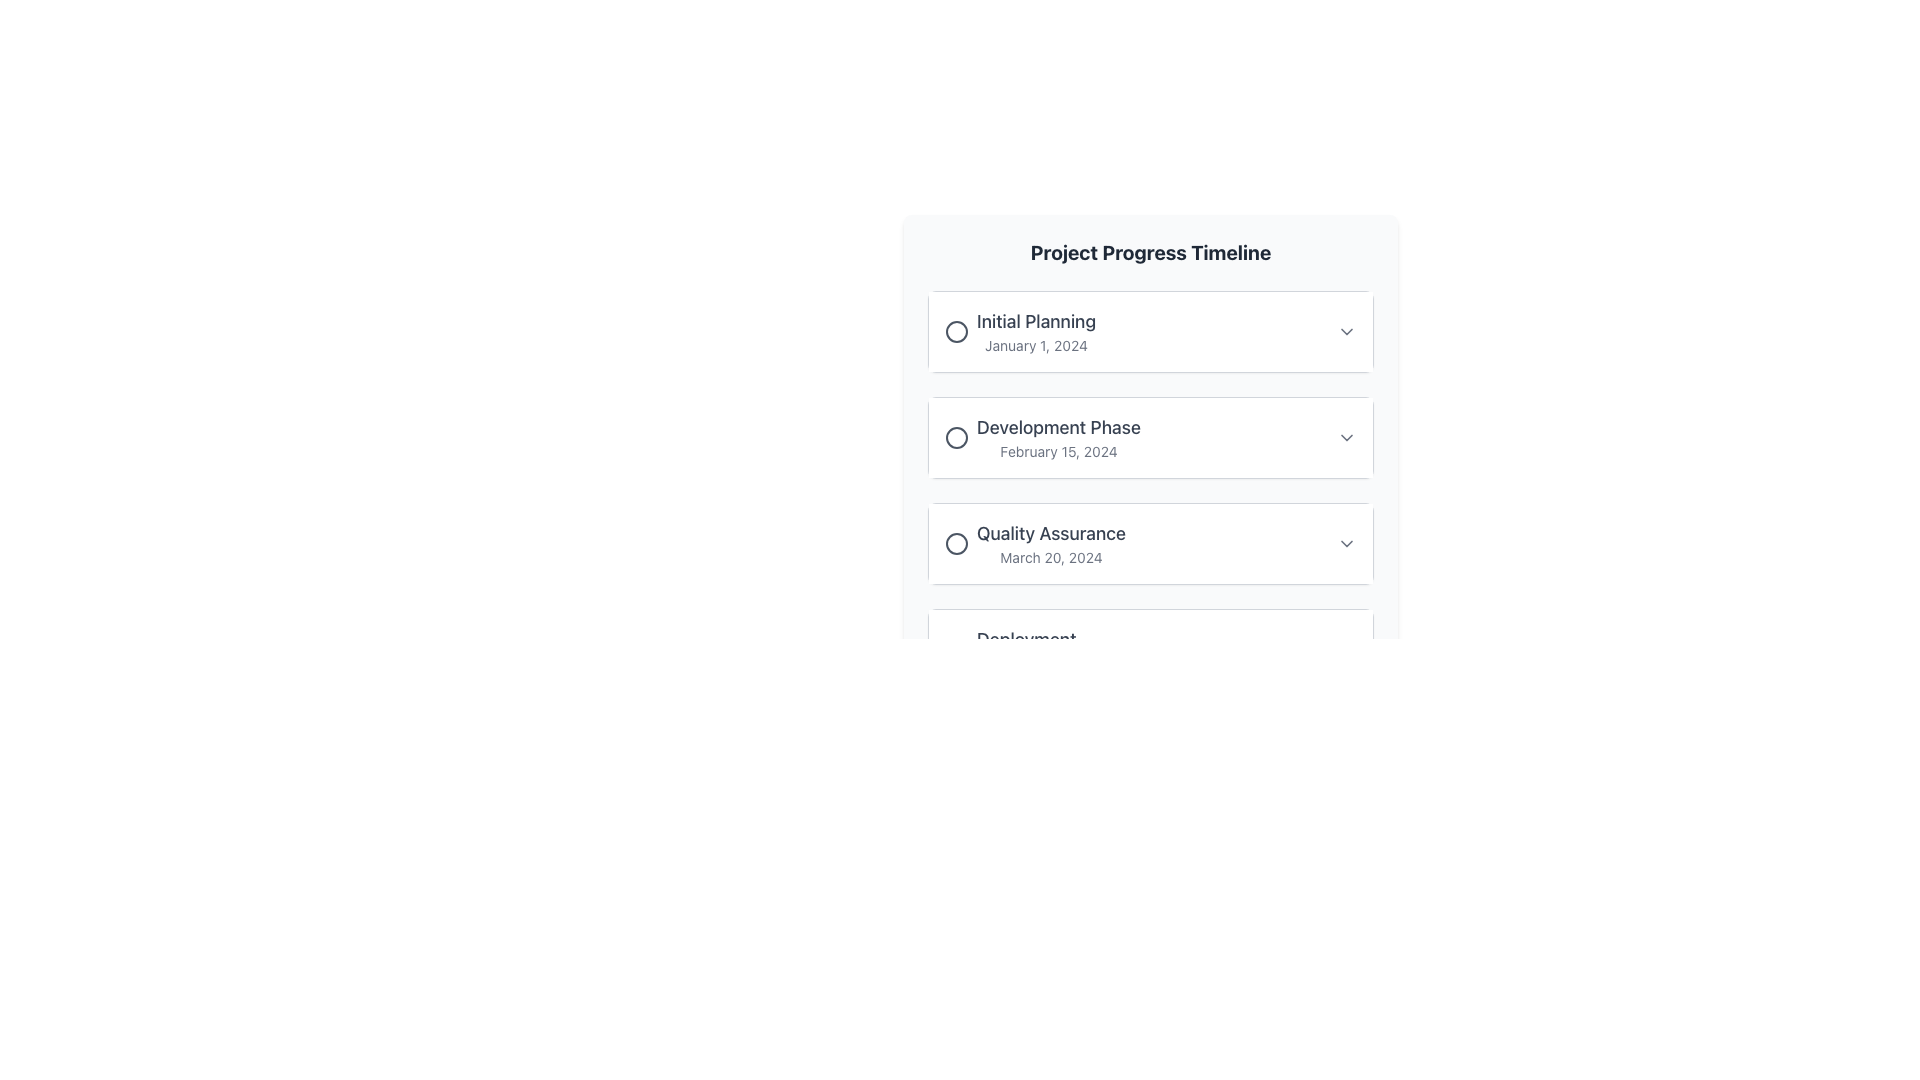 The height and width of the screenshot is (1080, 1920). What do you see at coordinates (1057, 451) in the screenshot?
I see `the timestamp Text Label that indicates the deadline for the 'Development Phase' in the project timeline` at bounding box center [1057, 451].